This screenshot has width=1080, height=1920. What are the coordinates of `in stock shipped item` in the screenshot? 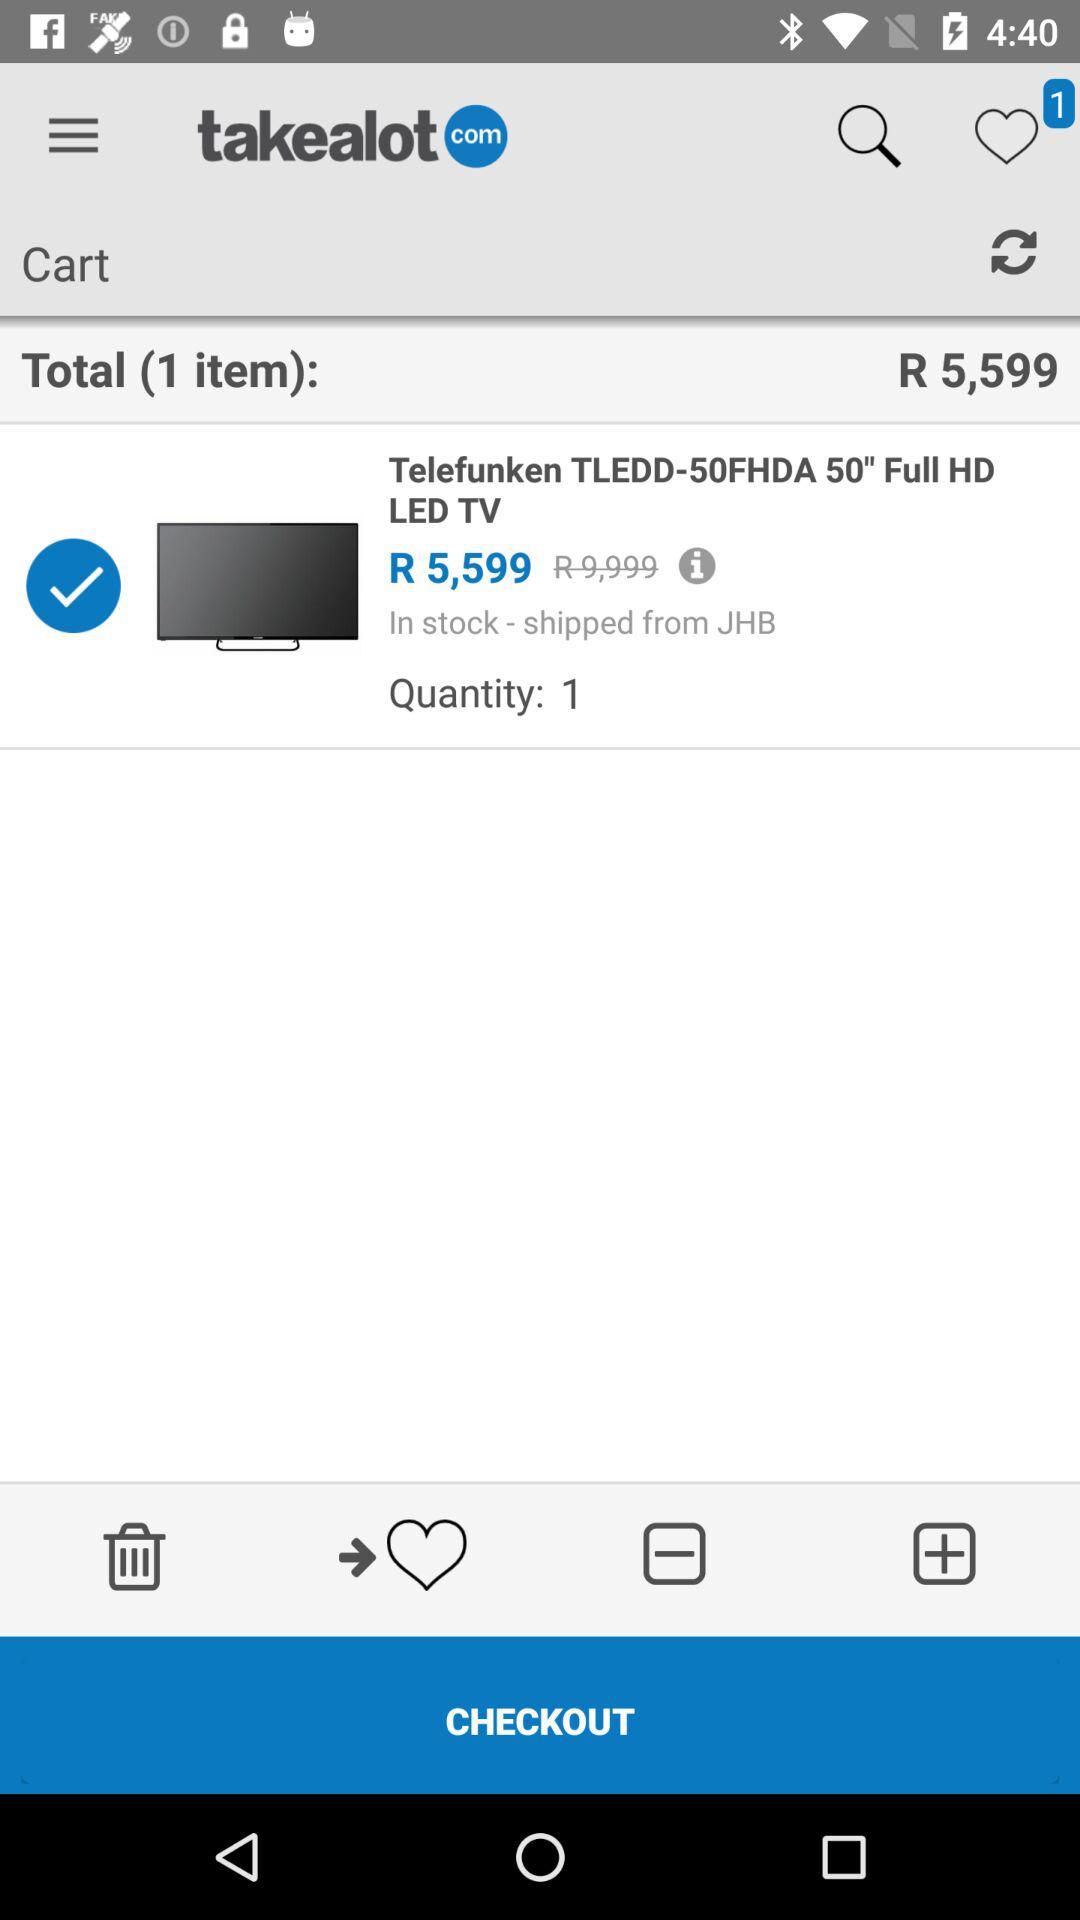 It's located at (723, 620).